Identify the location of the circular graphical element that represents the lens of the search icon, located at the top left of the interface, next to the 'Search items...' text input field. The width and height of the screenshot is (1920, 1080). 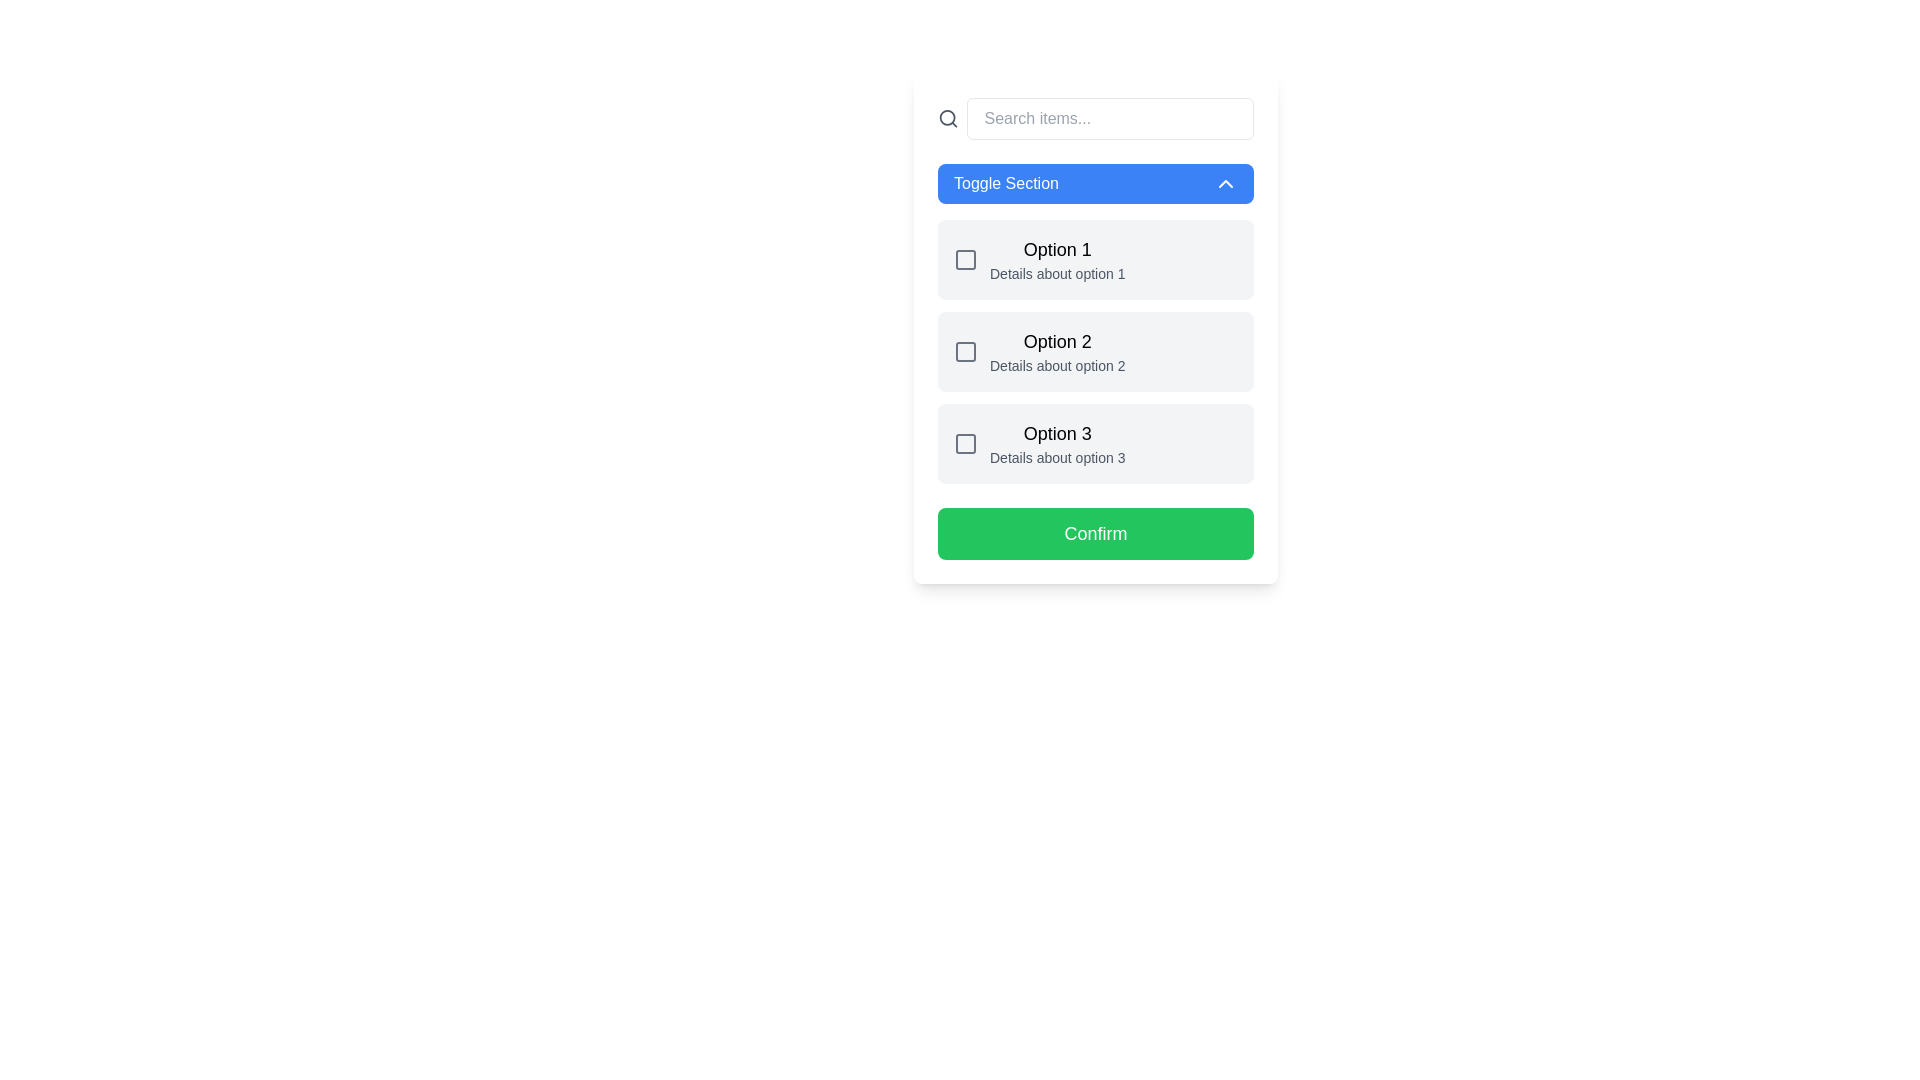
(946, 118).